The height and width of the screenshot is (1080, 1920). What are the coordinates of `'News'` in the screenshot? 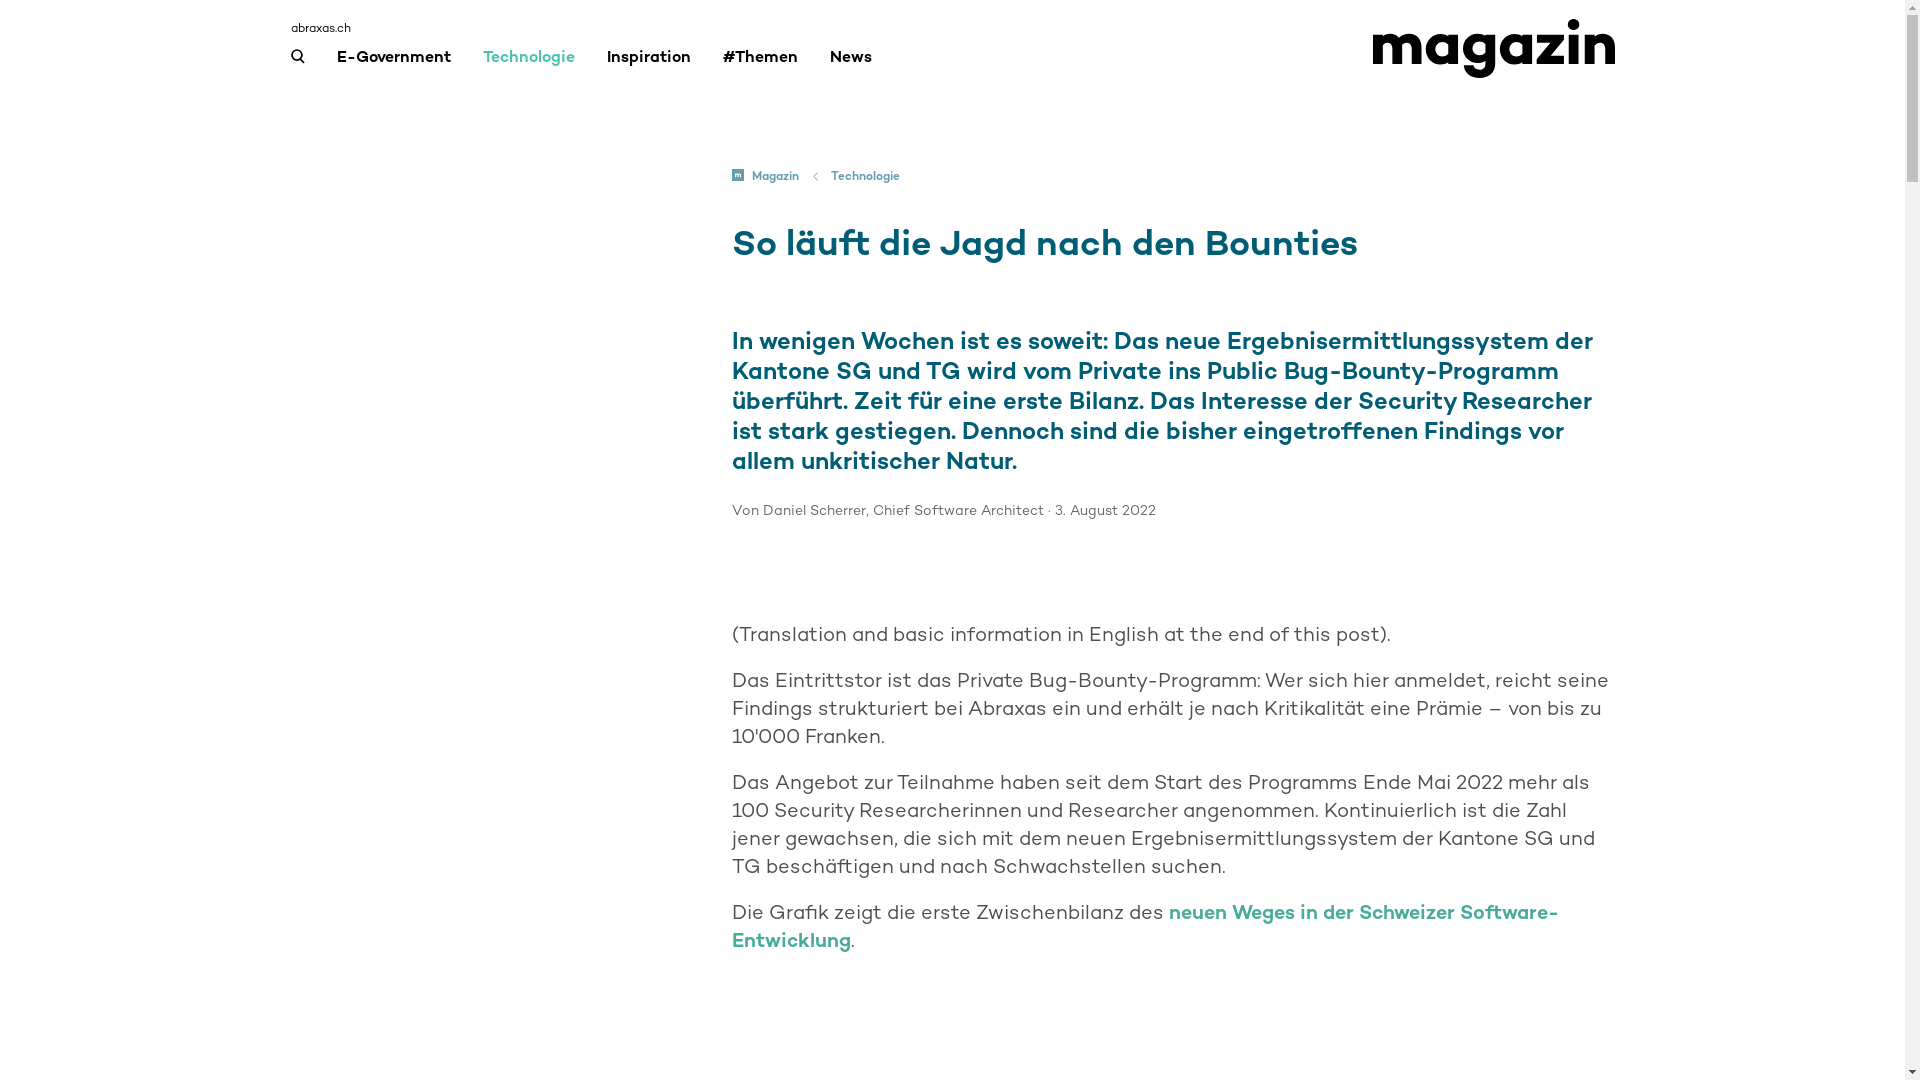 It's located at (850, 64).